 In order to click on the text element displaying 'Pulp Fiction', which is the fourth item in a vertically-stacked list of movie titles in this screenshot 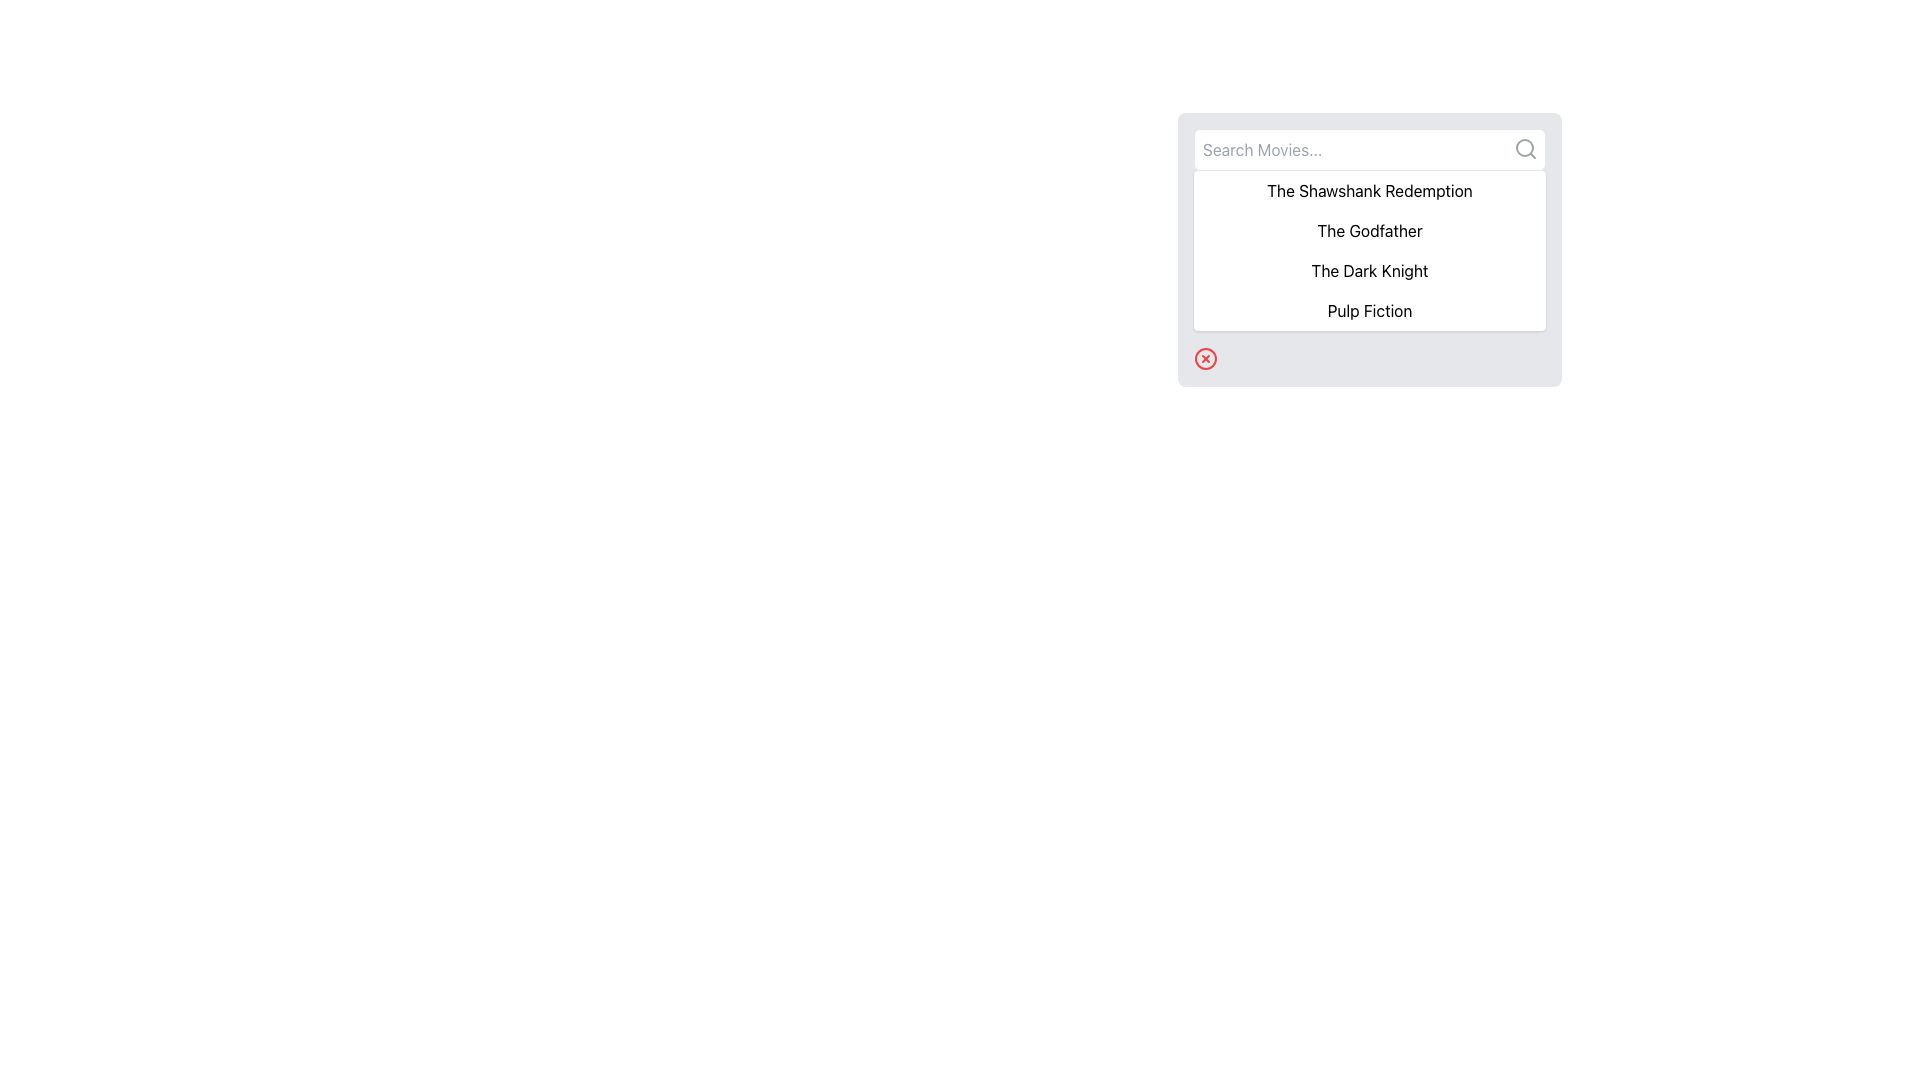, I will do `click(1368, 311)`.